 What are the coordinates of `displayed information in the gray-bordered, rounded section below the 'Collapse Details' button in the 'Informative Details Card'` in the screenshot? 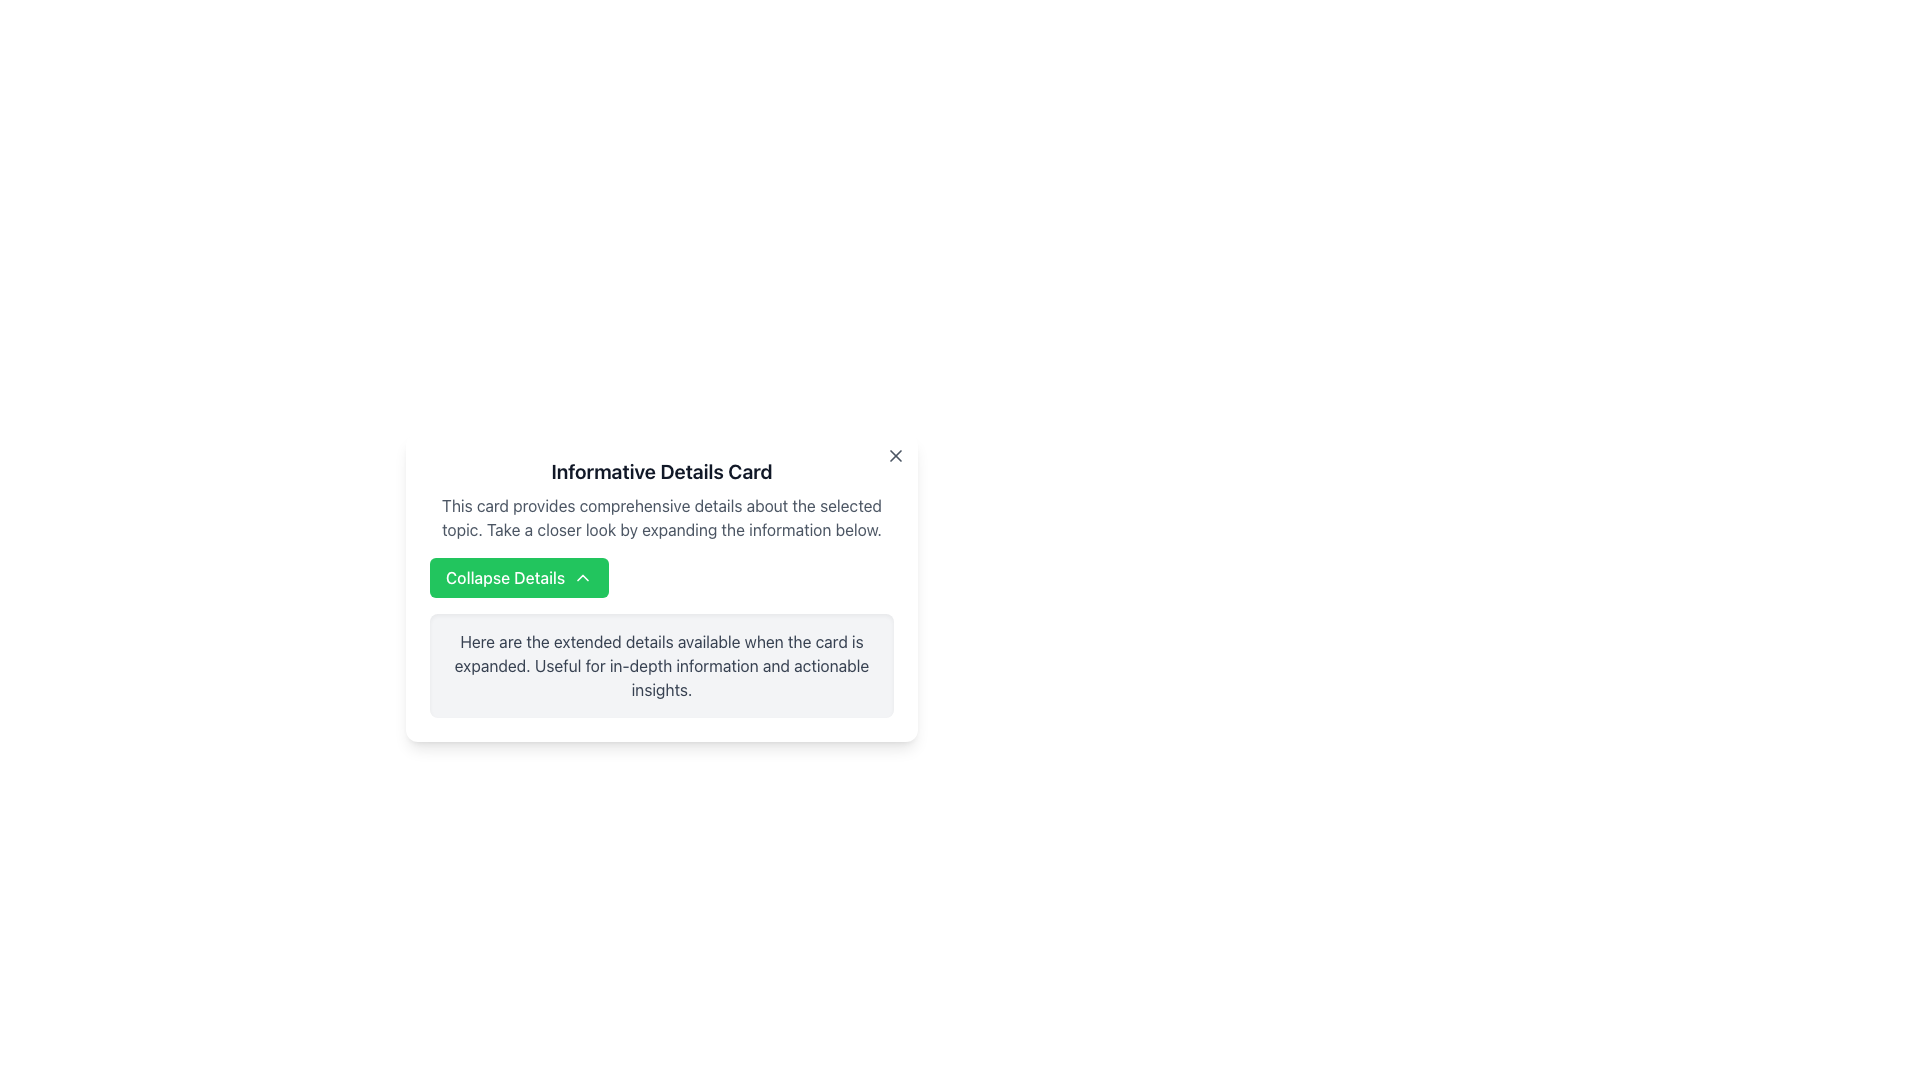 It's located at (662, 666).